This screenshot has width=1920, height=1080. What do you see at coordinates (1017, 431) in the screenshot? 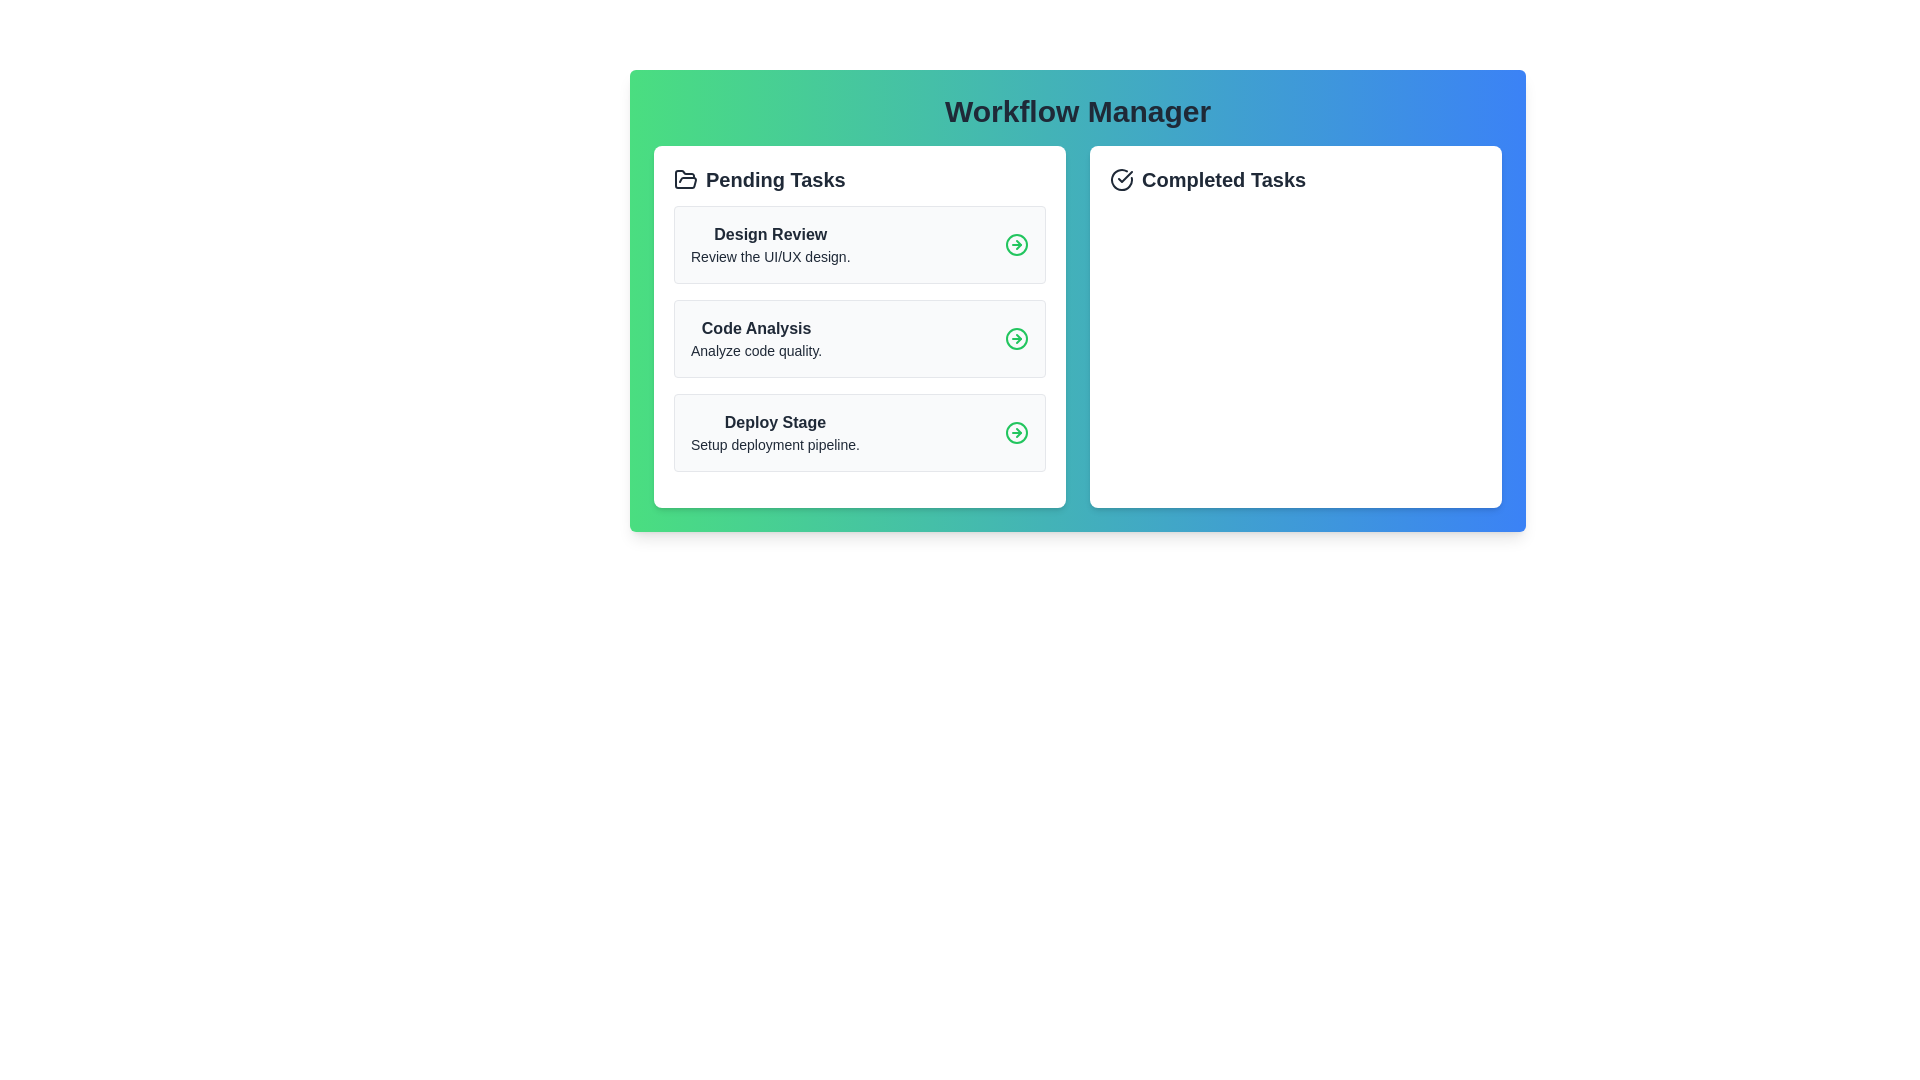
I see `the green-stroked circular SVG element within the arrow icon located in the third task item of the 'Pending Tasks' list` at bounding box center [1017, 431].